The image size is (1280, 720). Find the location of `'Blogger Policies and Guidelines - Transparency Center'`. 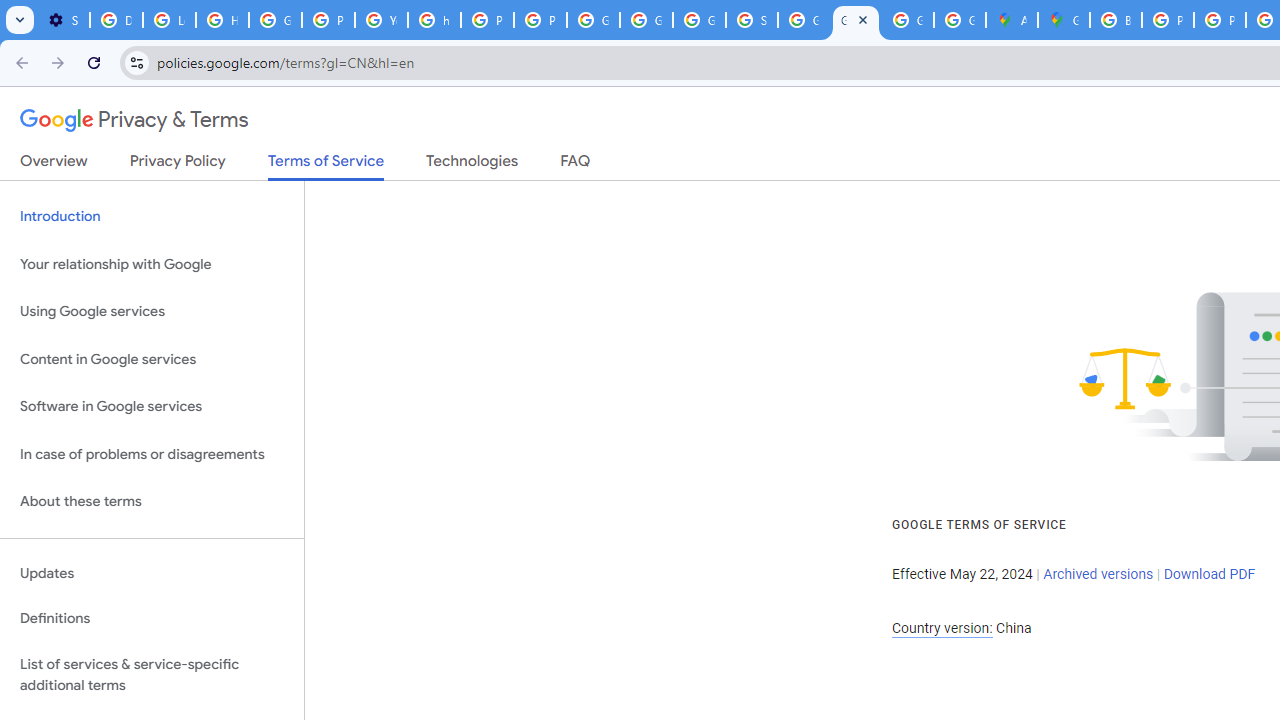

'Blogger Policies and Guidelines - Transparency Center' is located at coordinates (1115, 20).